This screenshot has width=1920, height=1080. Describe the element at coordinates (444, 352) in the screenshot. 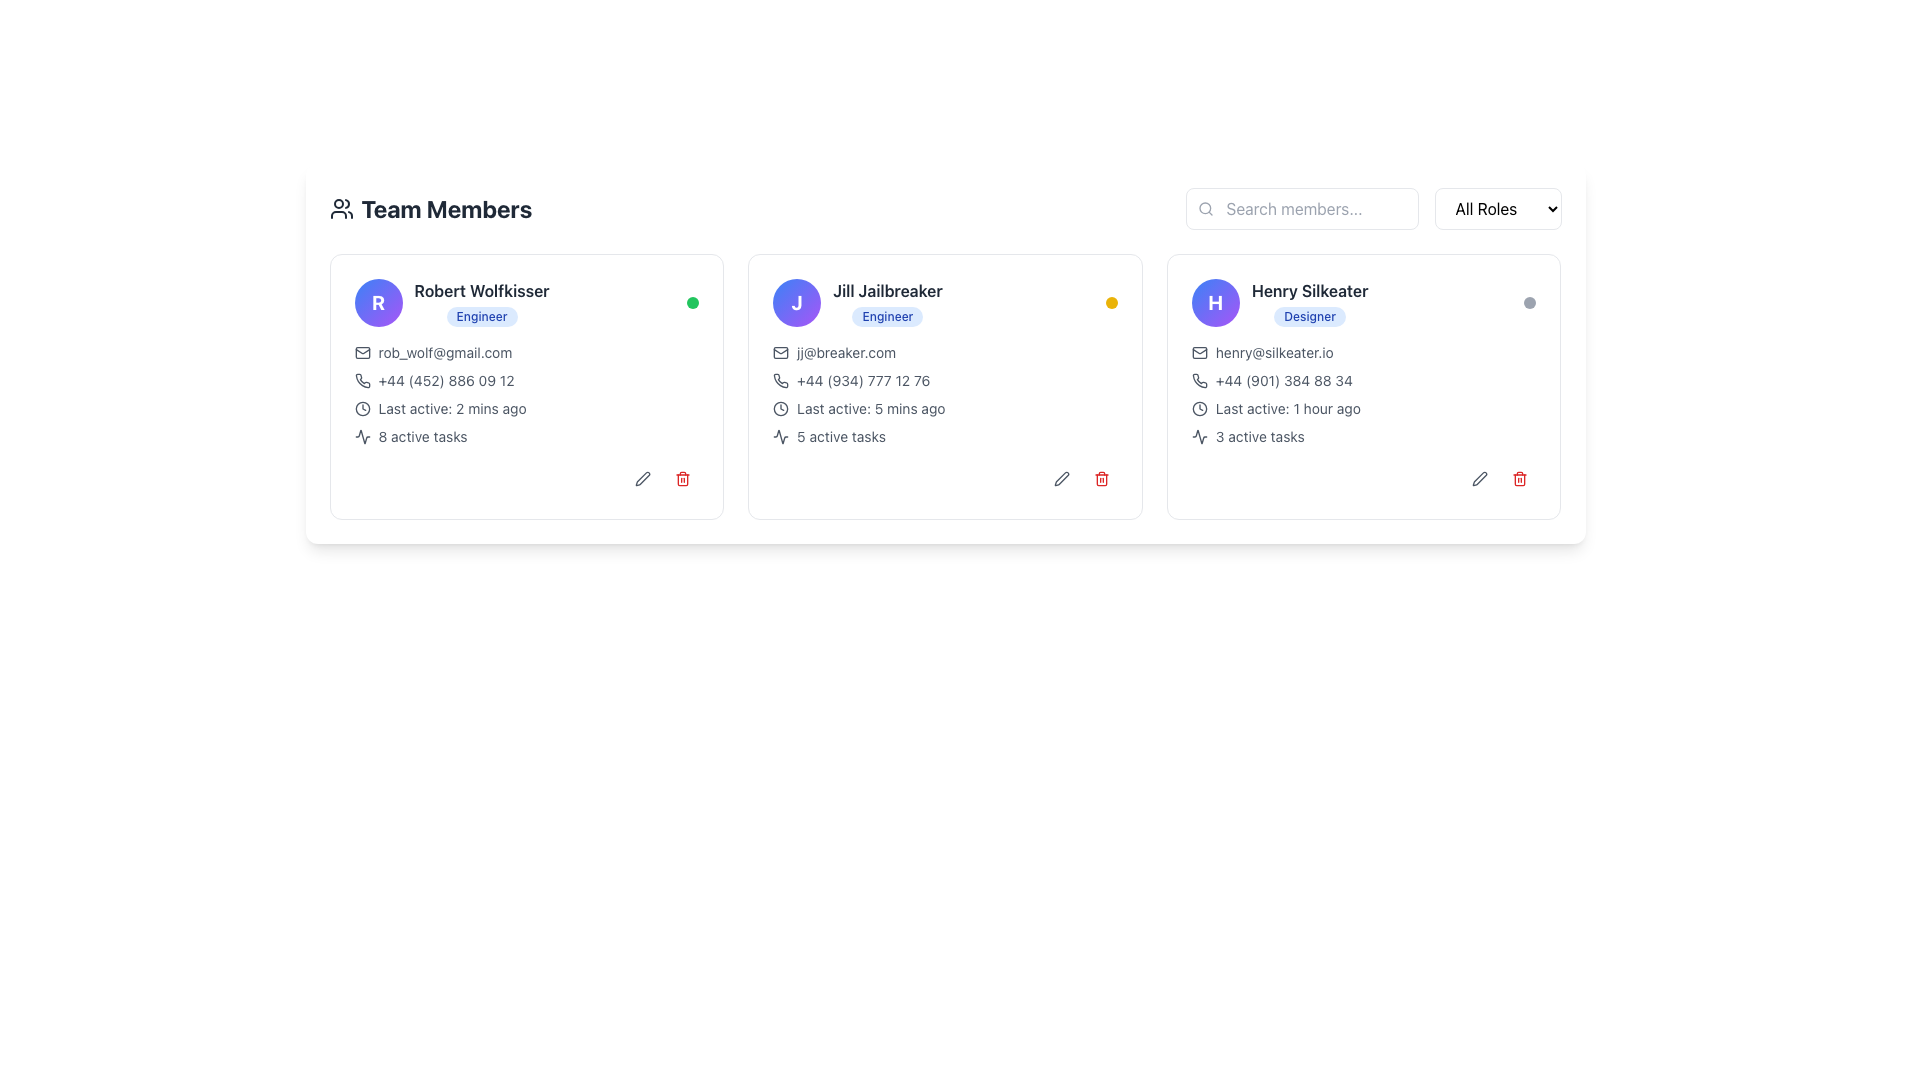

I see `the email hyperlink located in the leftmost profile card under the 'Team Members' section` at that location.